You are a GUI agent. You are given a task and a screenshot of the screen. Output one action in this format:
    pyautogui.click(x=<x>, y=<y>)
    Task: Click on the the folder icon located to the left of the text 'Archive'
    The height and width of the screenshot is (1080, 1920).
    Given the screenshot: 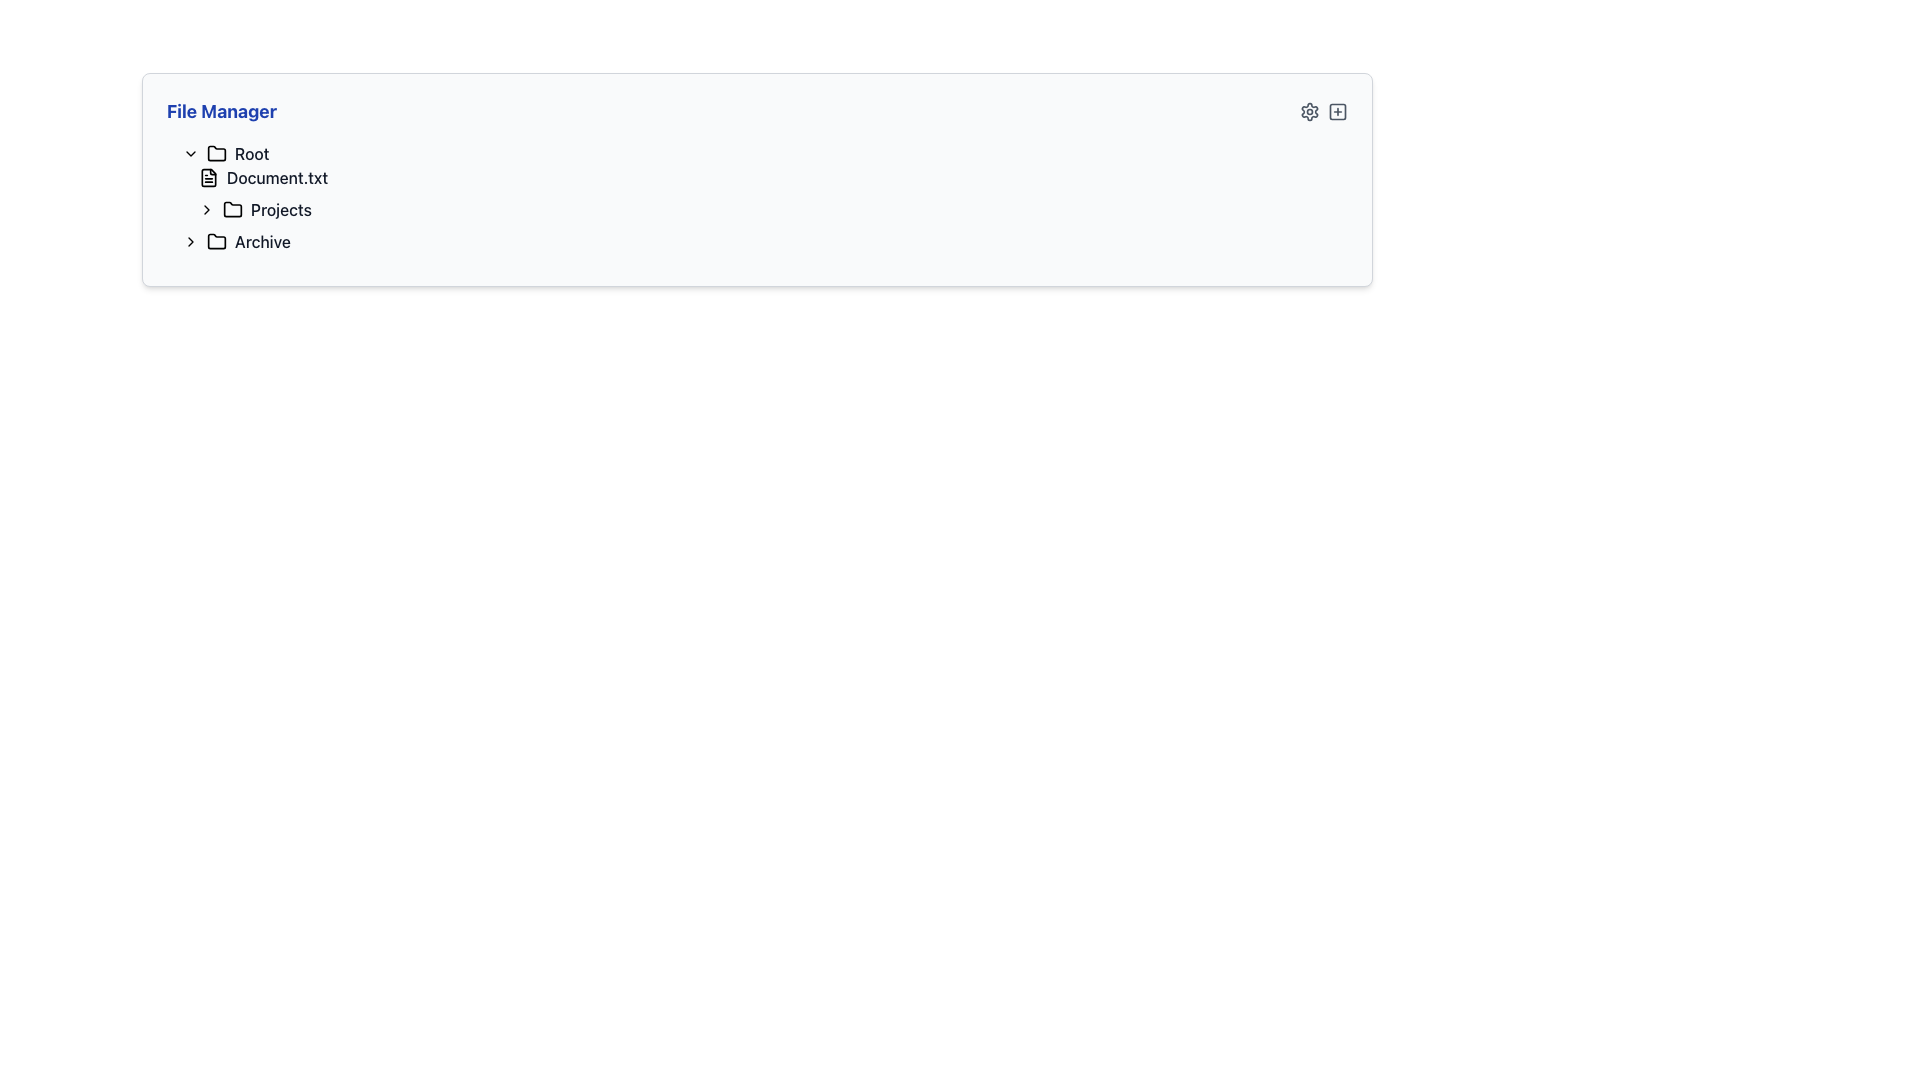 What is the action you would take?
    pyautogui.click(x=216, y=241)
    